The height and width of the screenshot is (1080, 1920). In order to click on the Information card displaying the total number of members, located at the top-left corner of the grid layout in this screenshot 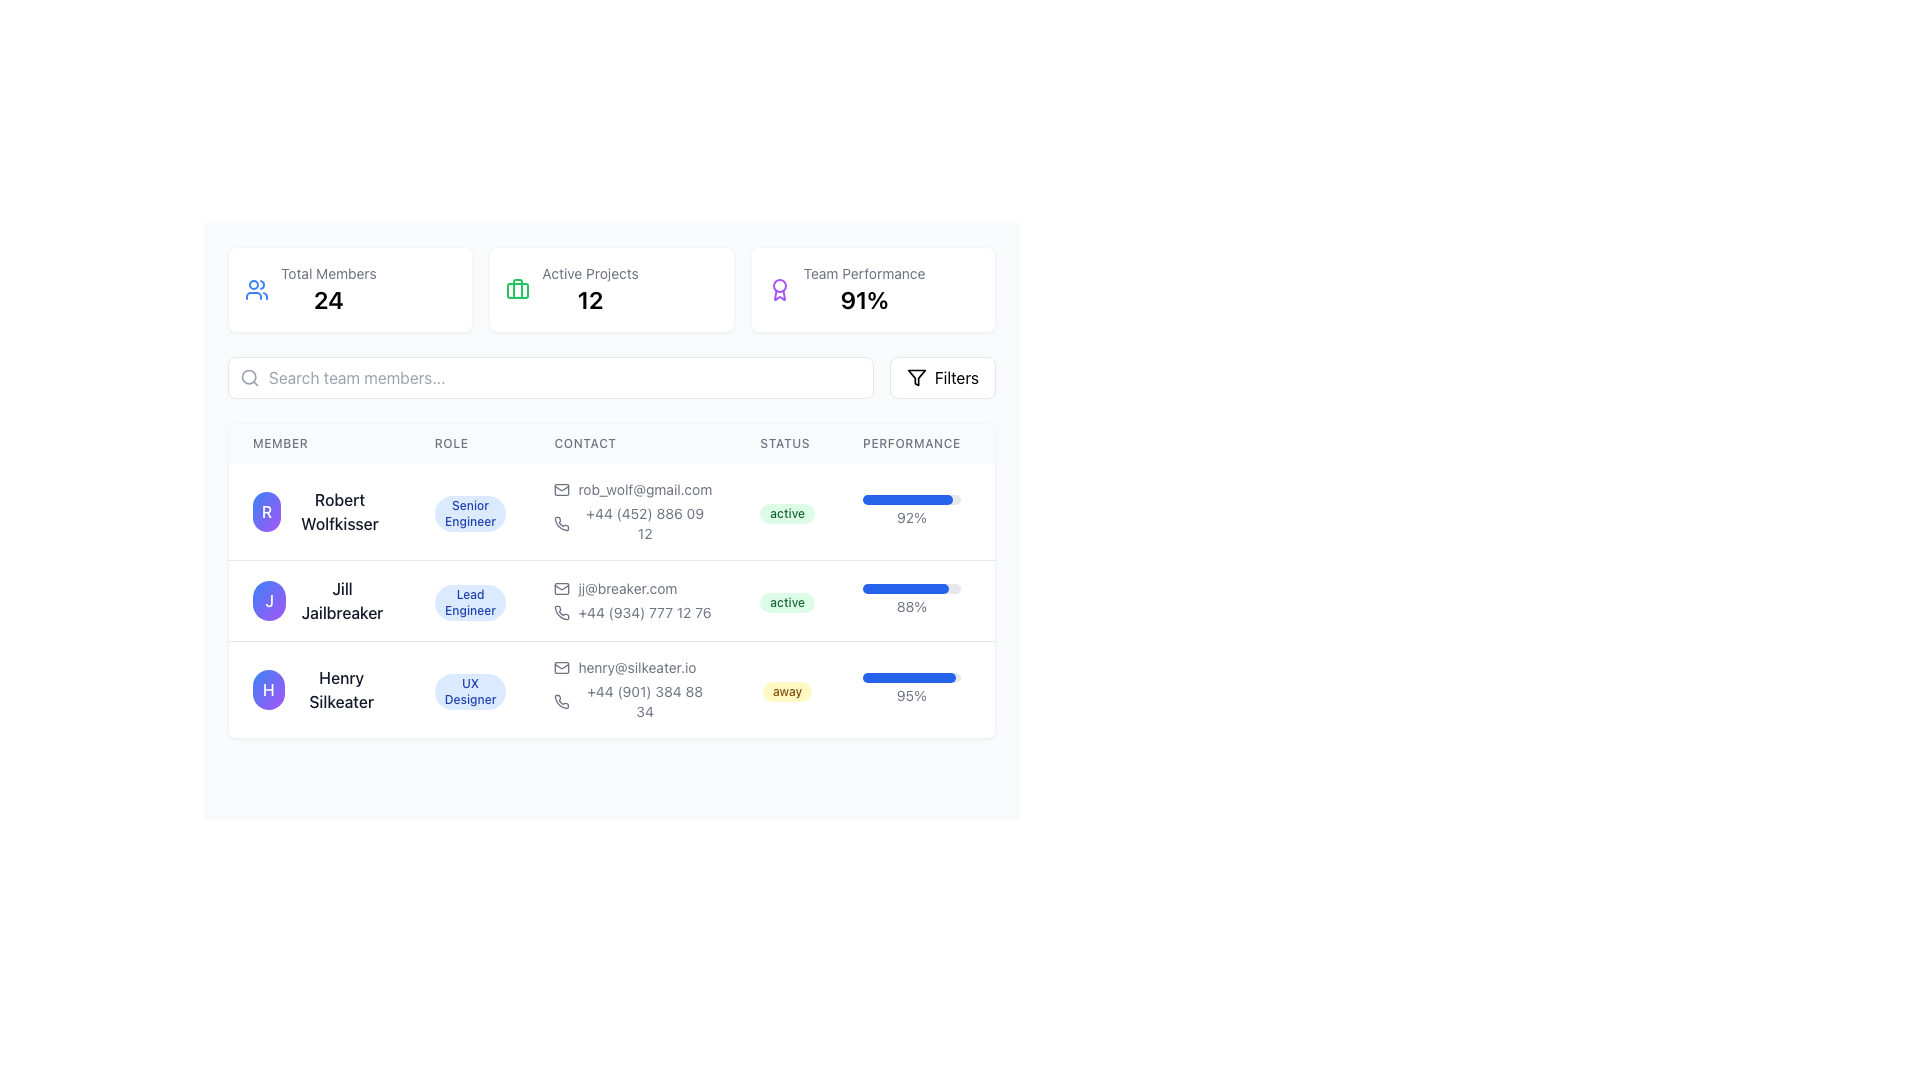, I will do `click(350, 289)`.